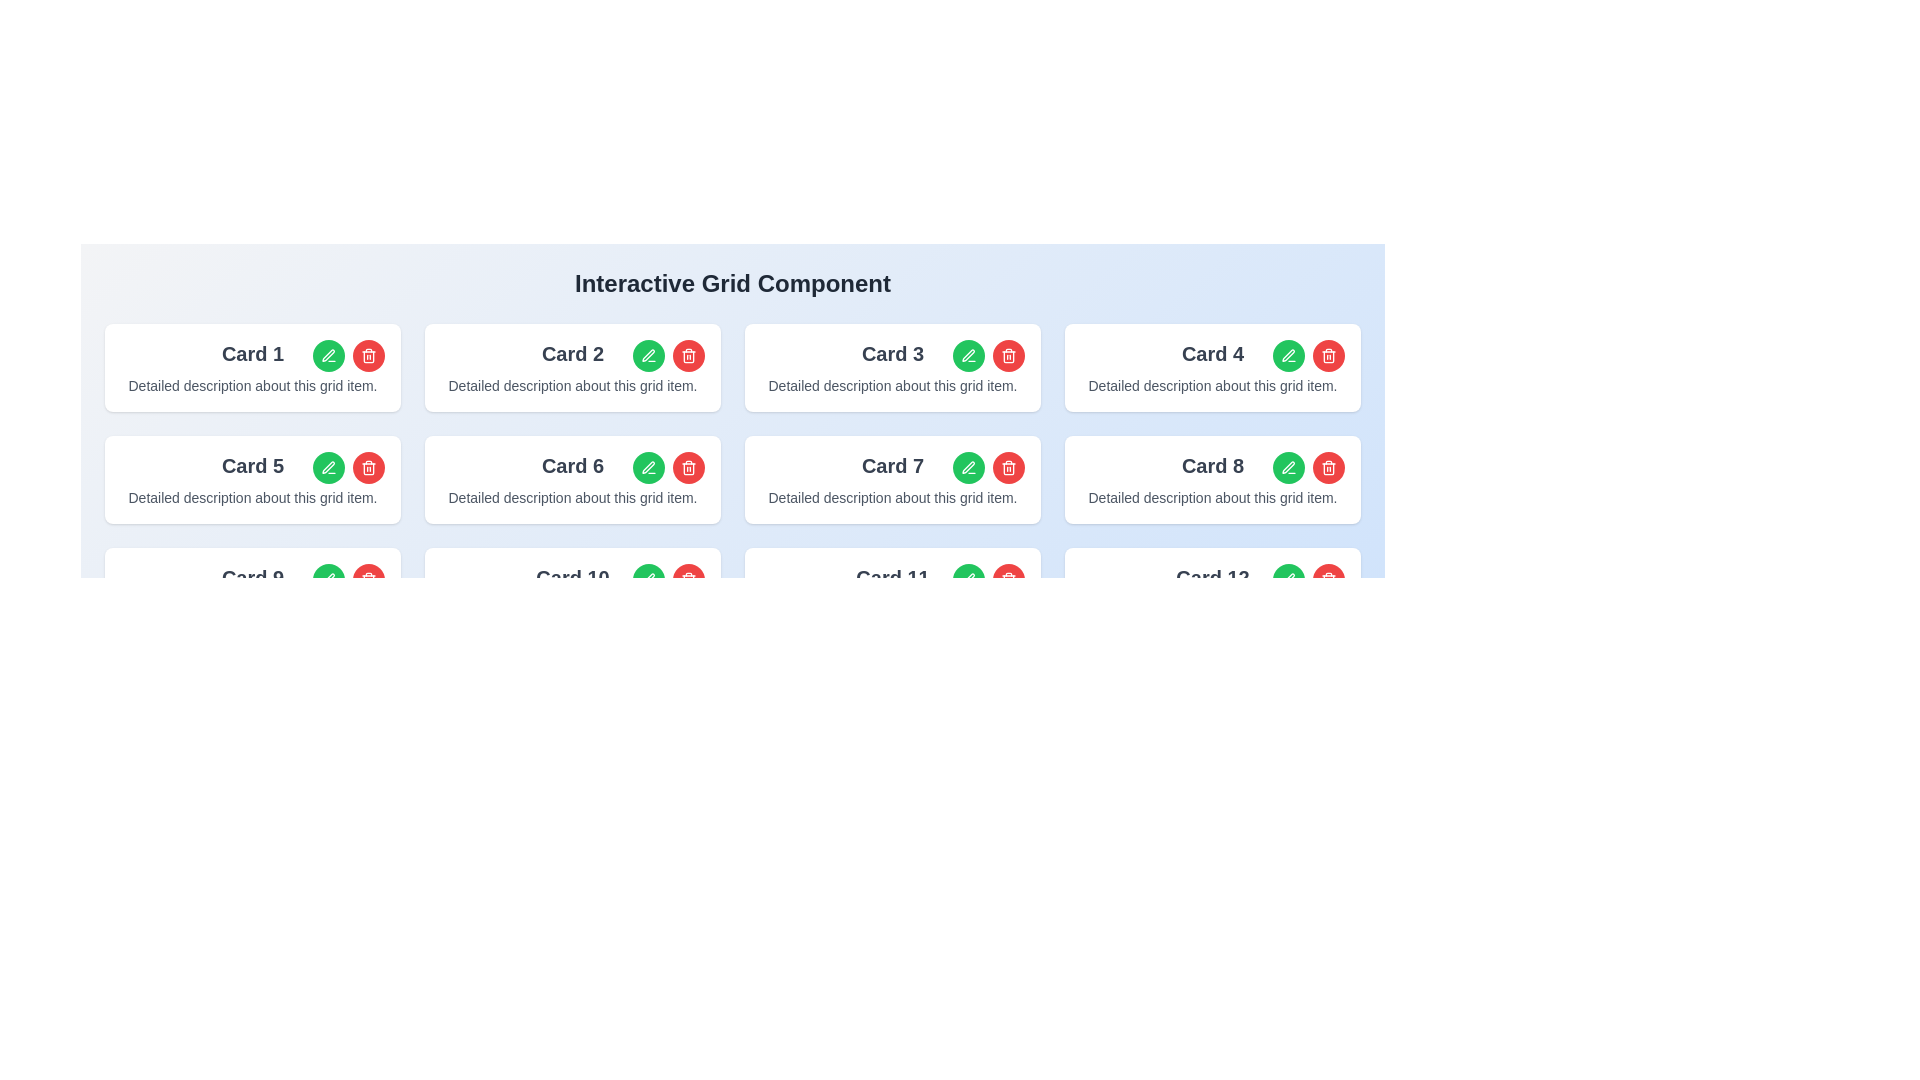 The height and width of the screenshot is (1080, 1920). Describe the element at coordinates (988, 579) in the screenshot. I see `the red trash can button located in the top-right corner of the 'Card 11' grid cell` at that location.